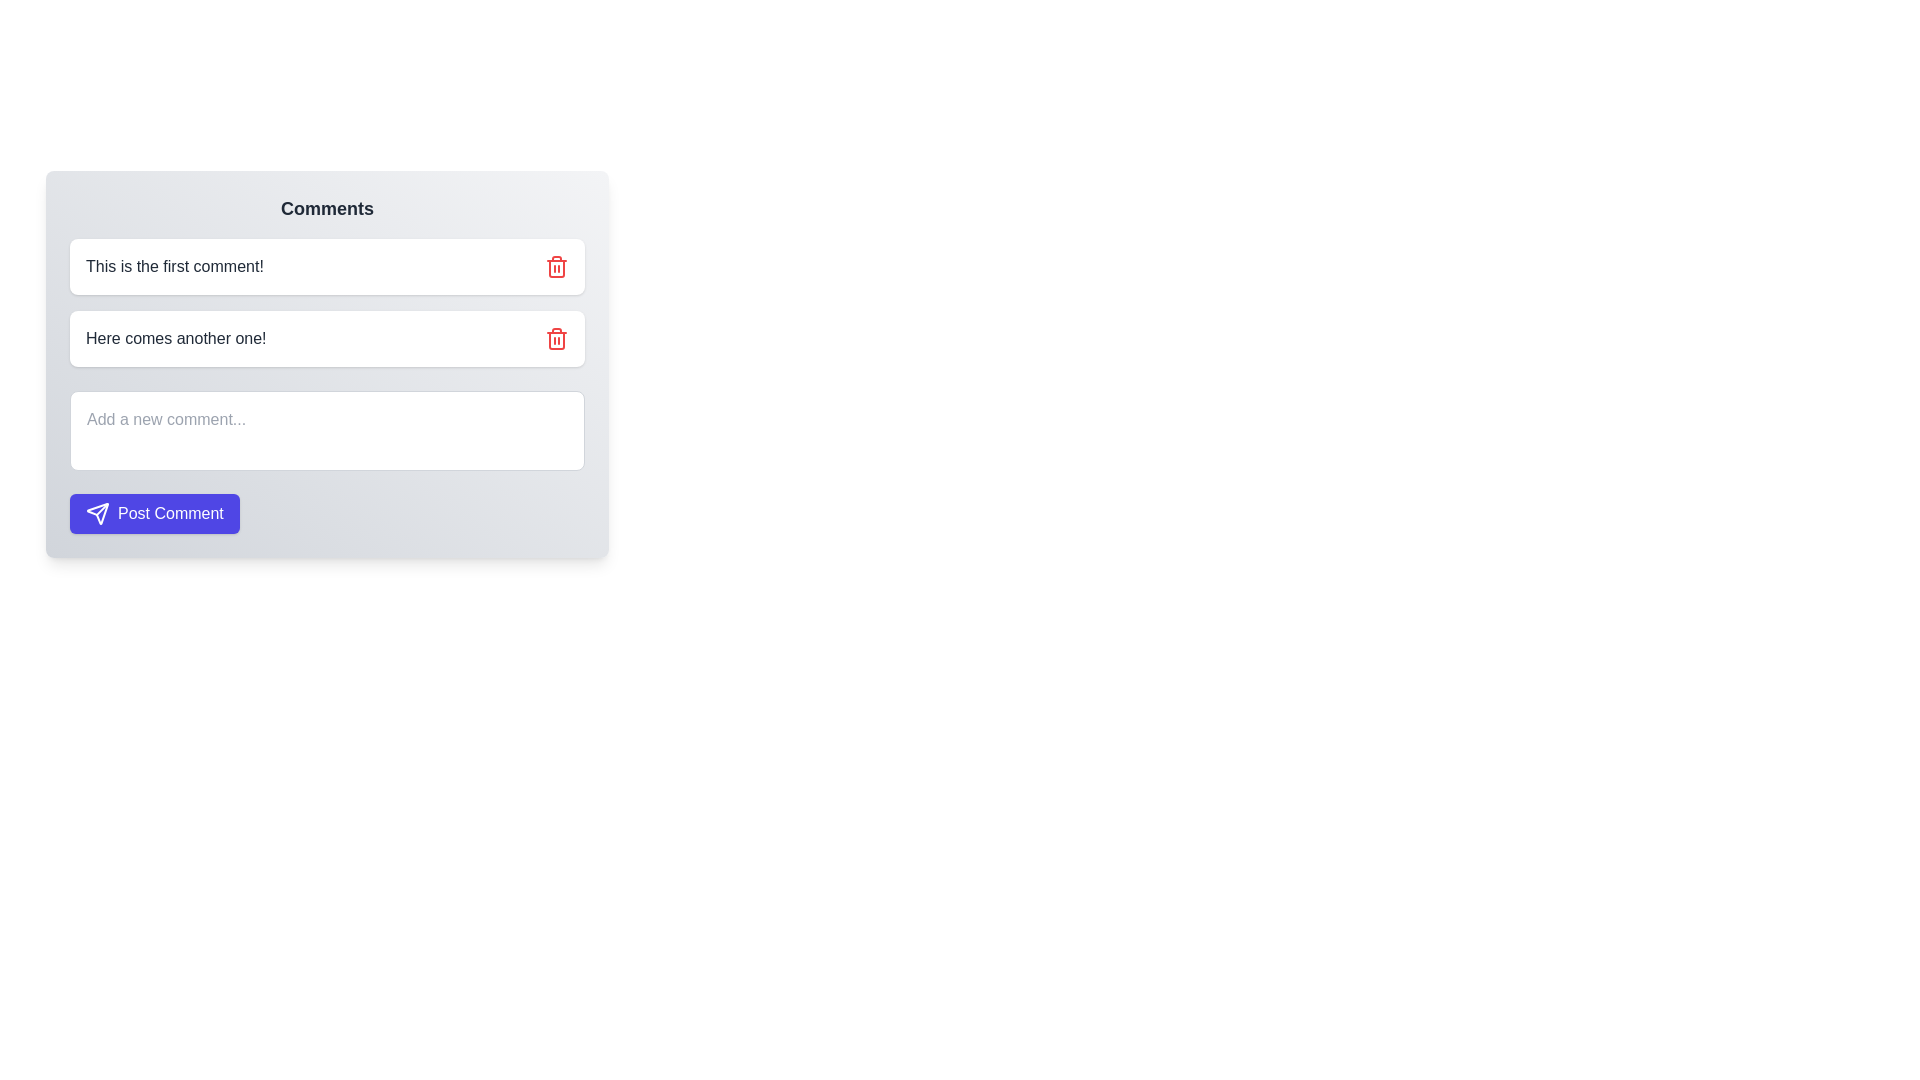 The height and width of the screenshot is (1080, 1920). What do you see at coordinates (96, 512) in the screenshot?
I see `the outlined paper plane icon button labeled 'Post Comment' located in the comments section to initiate an action` at bounding box center [96, 512].